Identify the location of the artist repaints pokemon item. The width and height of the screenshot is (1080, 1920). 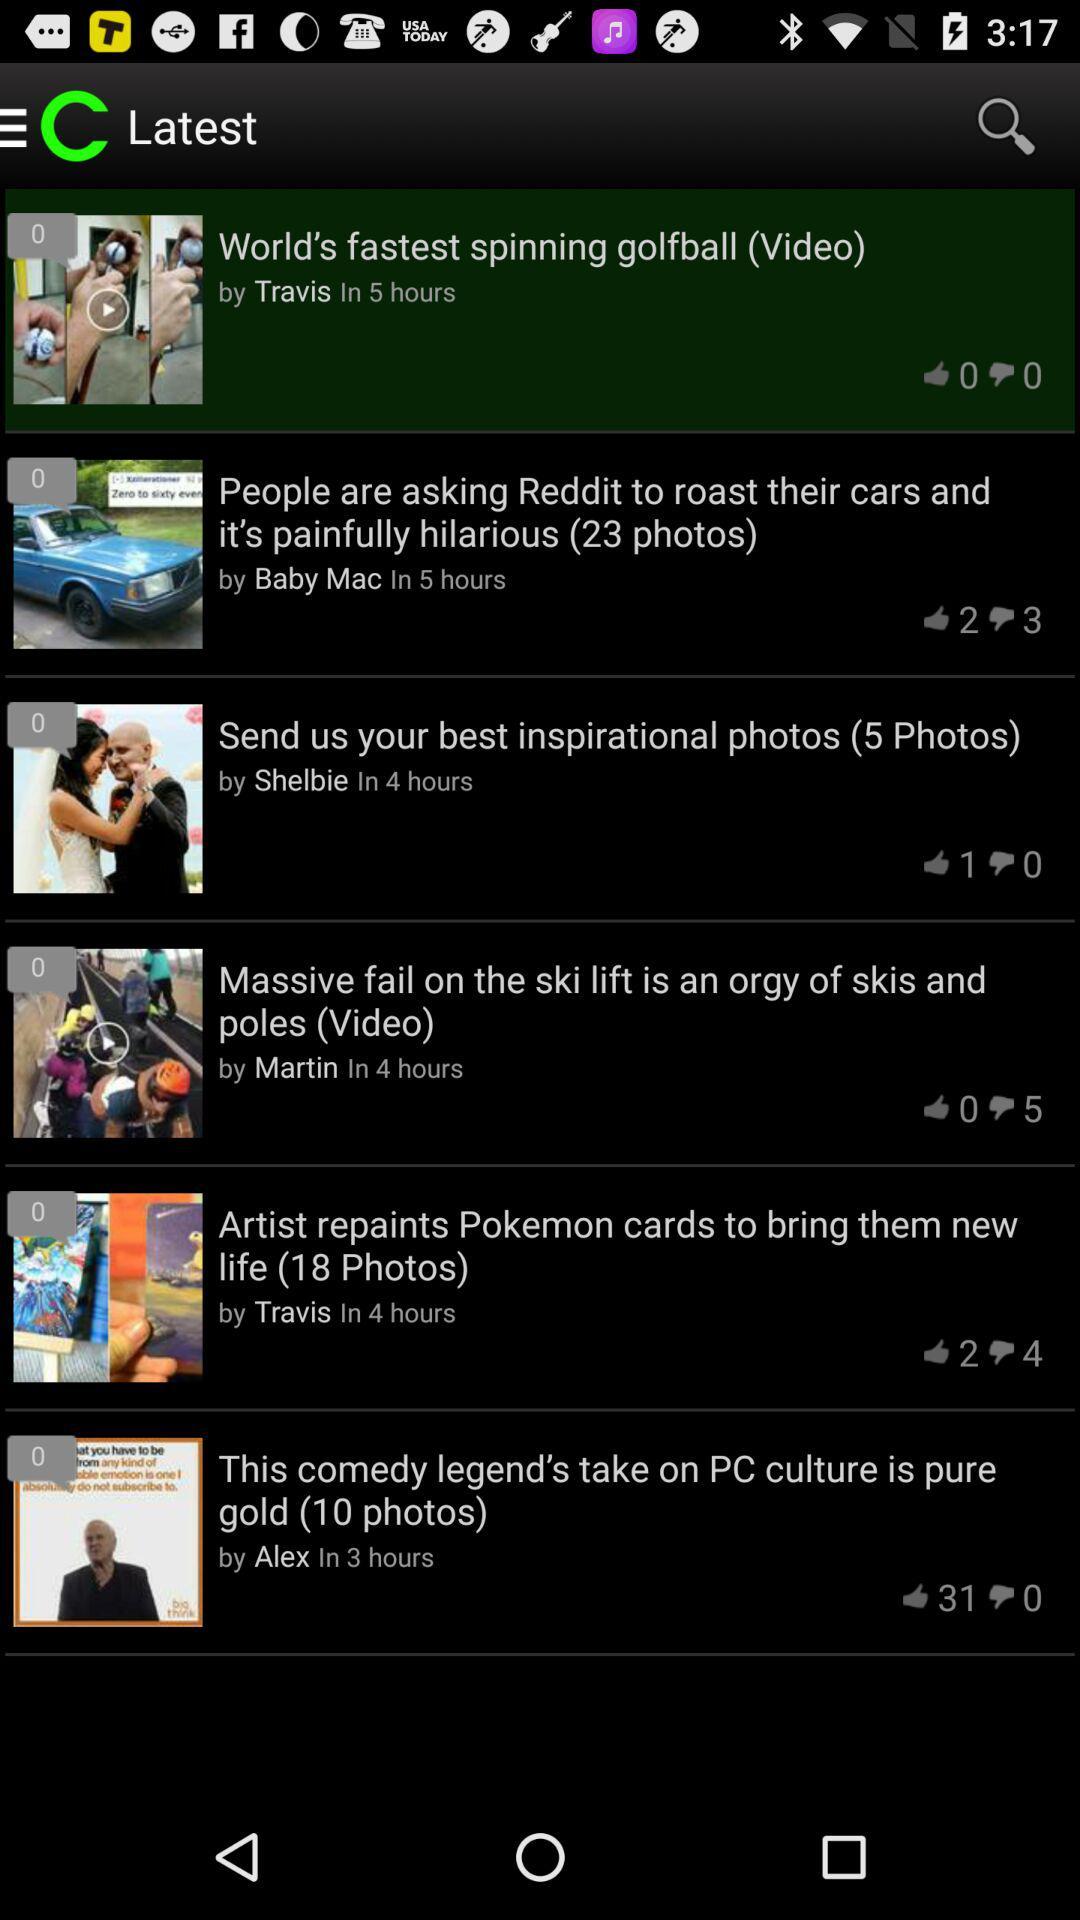
(630, 1243).